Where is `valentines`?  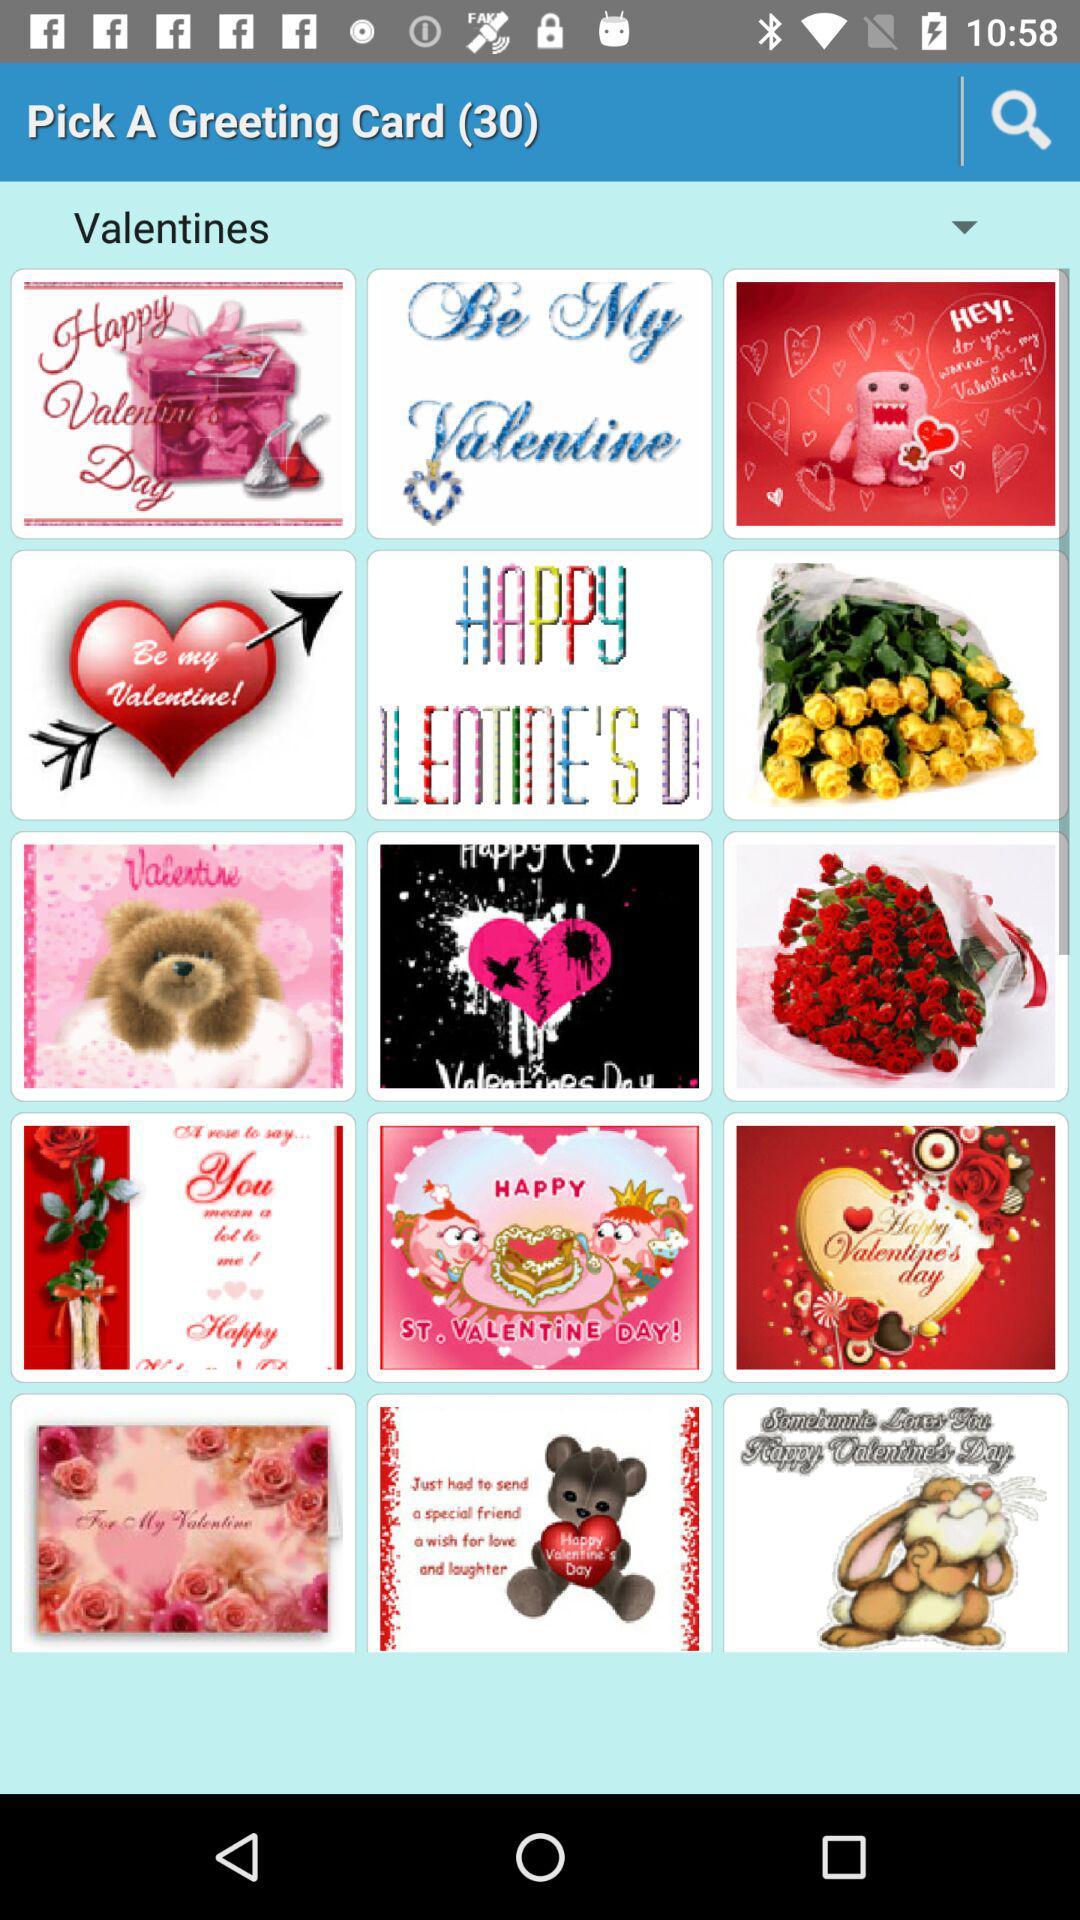
valentines is located at coordinates (894, 685).